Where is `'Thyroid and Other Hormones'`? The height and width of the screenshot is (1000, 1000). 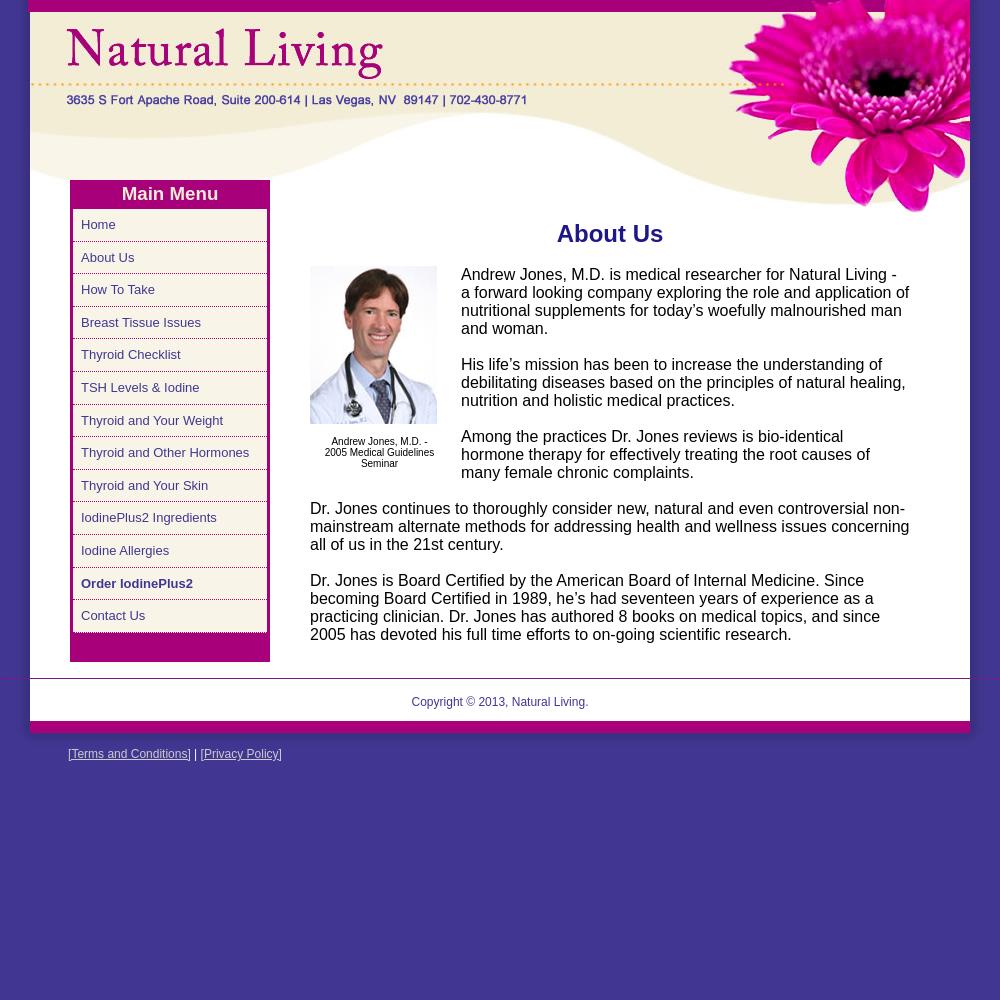 'Thyroid and Other Hormones' is located at coordinates (80, 451).